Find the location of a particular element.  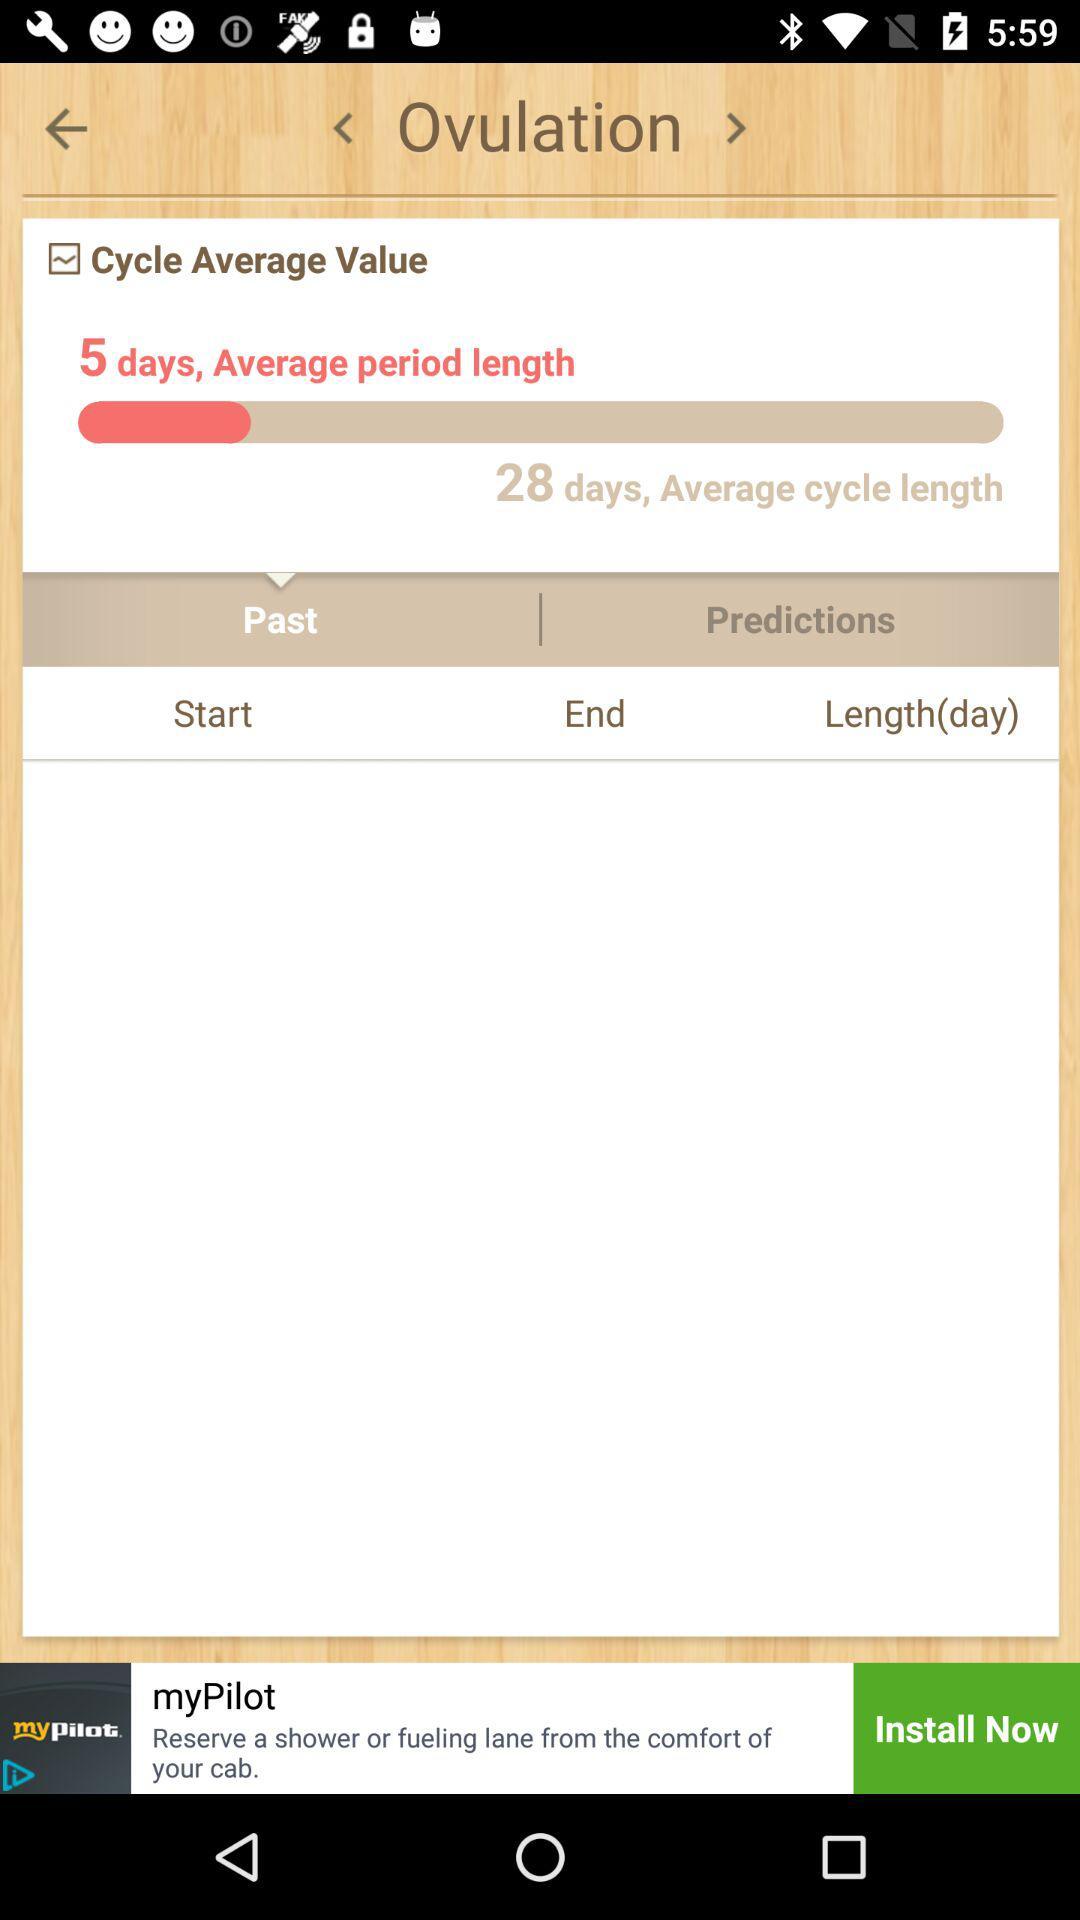

the arrow_backward icon is located at coordinates (342, 127).